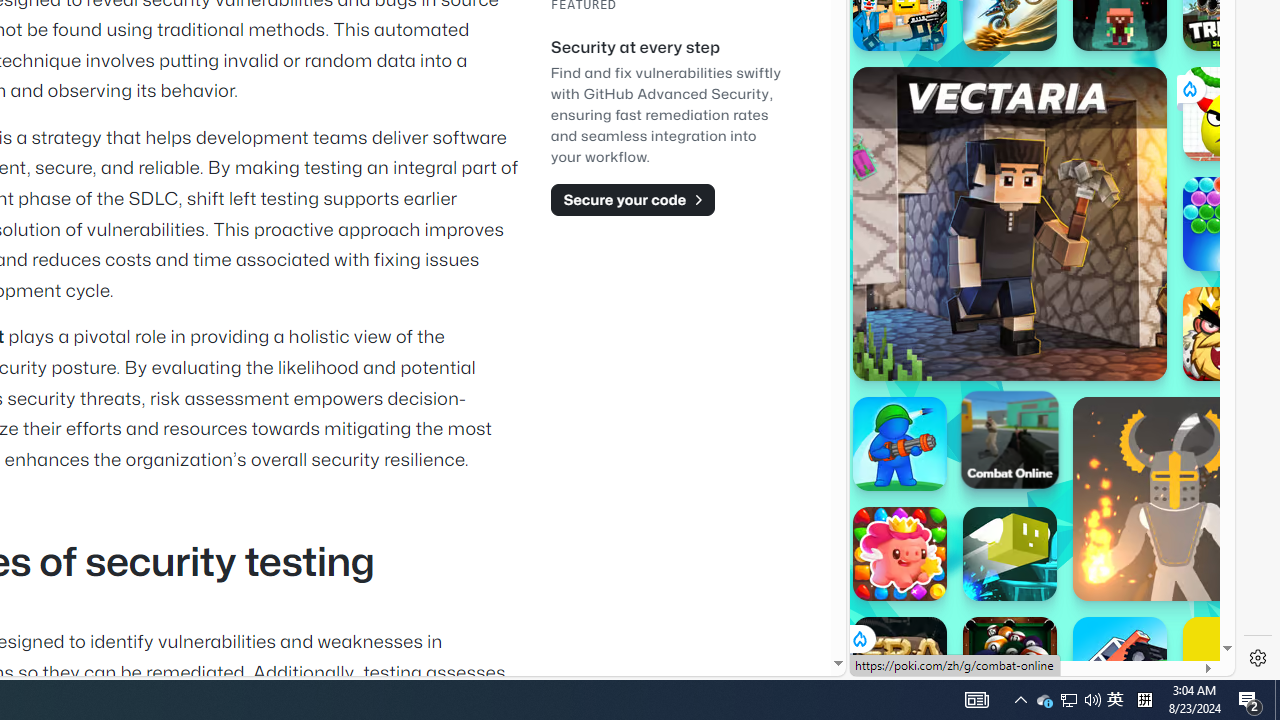 Image resolution: width=1280 pixels, height=720 pixels. What do you see at coordinates (1175, 497) in the screenshot?
I see `'Ragdoll Hit'` at bounding box center [1175, 497].